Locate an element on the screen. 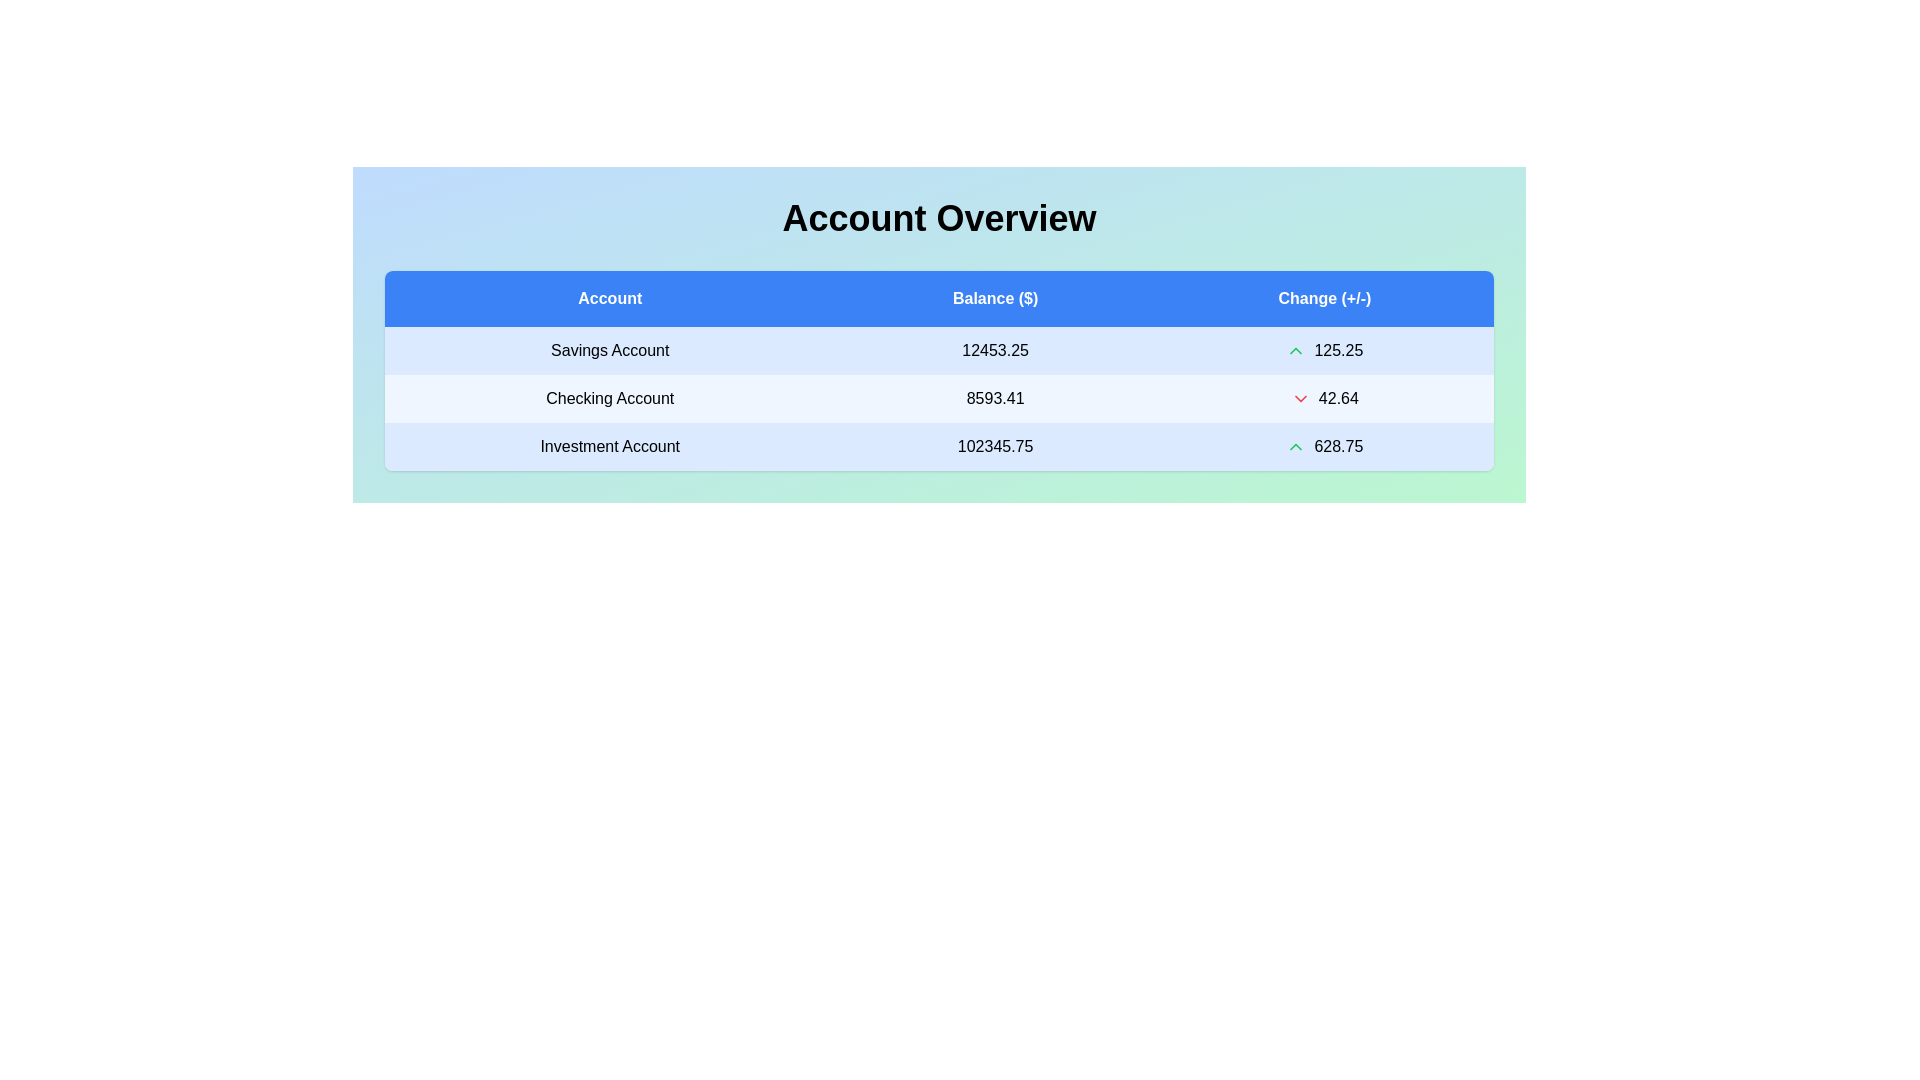 The image size is (1920, 1080). the row corresponding to Savings Account to view its details is located at coordinates (609, 350).